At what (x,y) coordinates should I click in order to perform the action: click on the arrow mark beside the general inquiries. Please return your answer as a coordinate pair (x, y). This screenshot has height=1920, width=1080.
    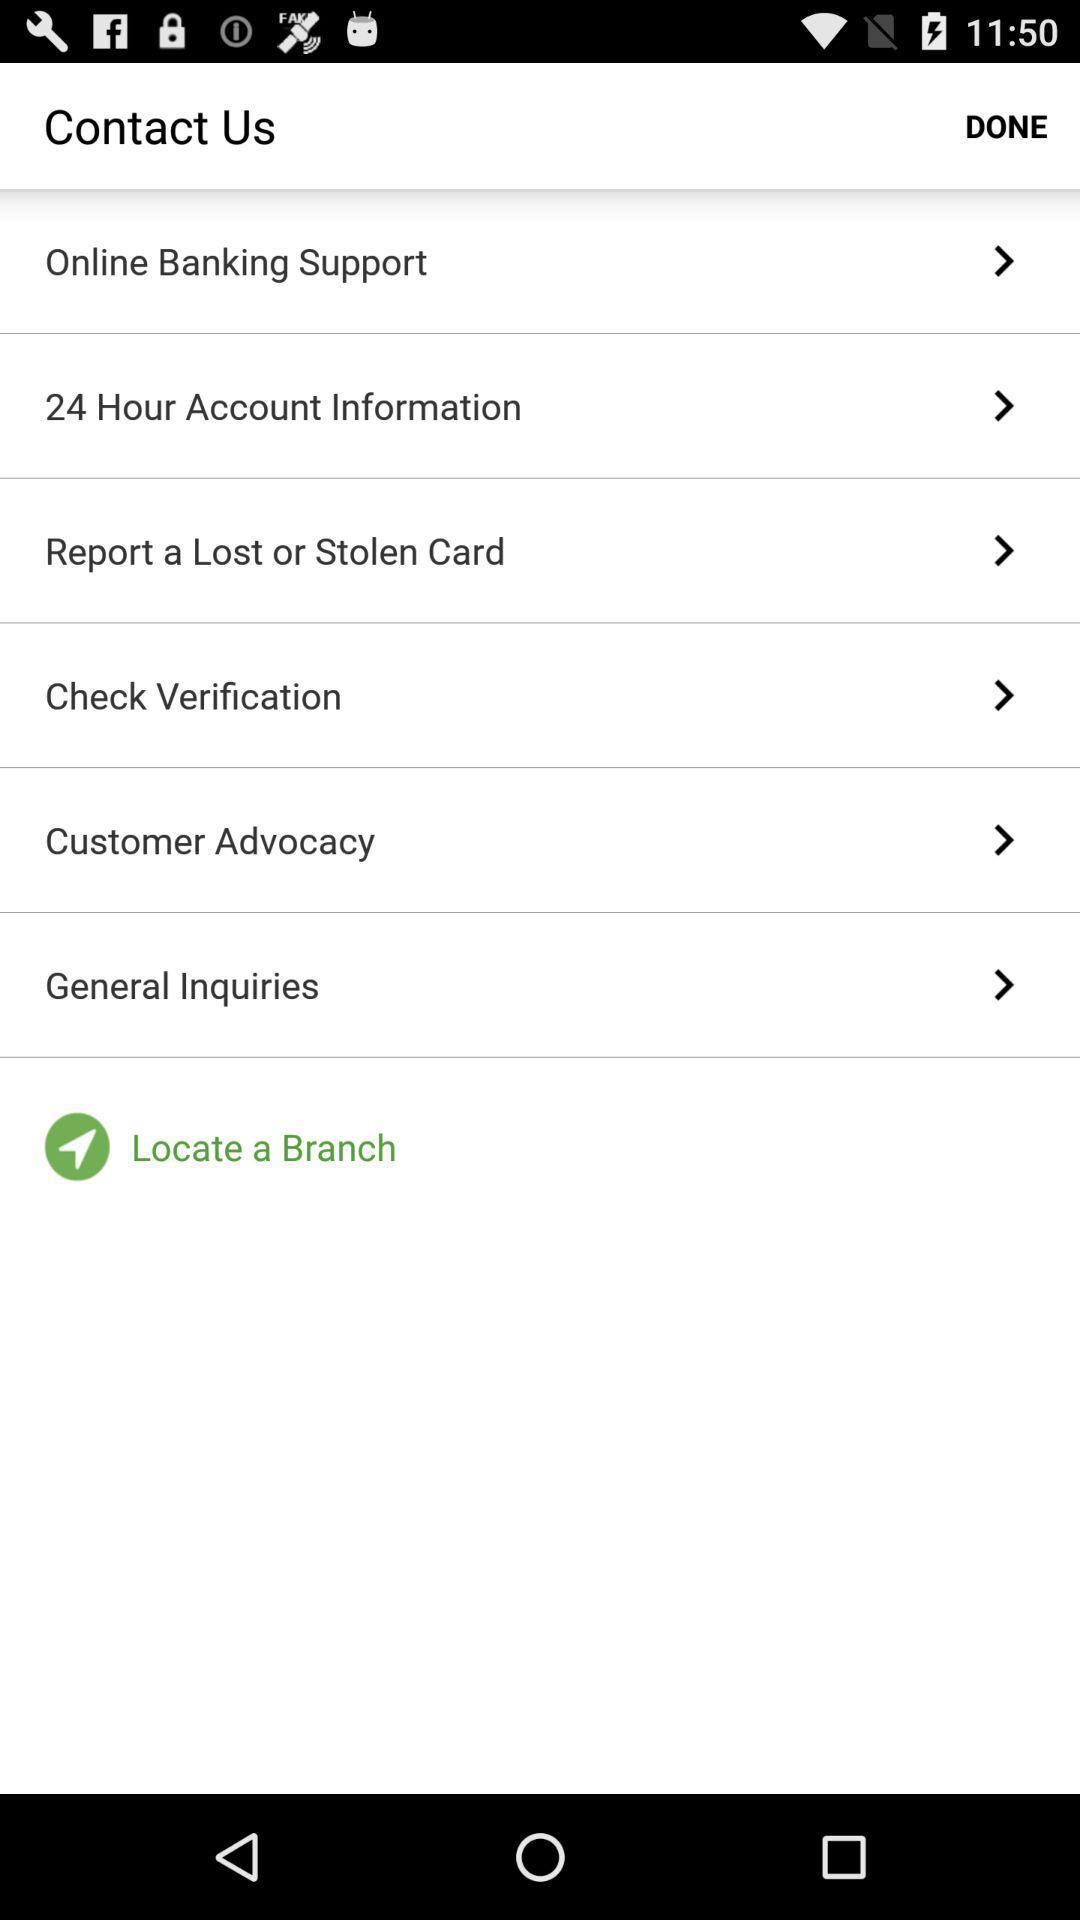
    Looking at the image, I should click on (1003, 984).